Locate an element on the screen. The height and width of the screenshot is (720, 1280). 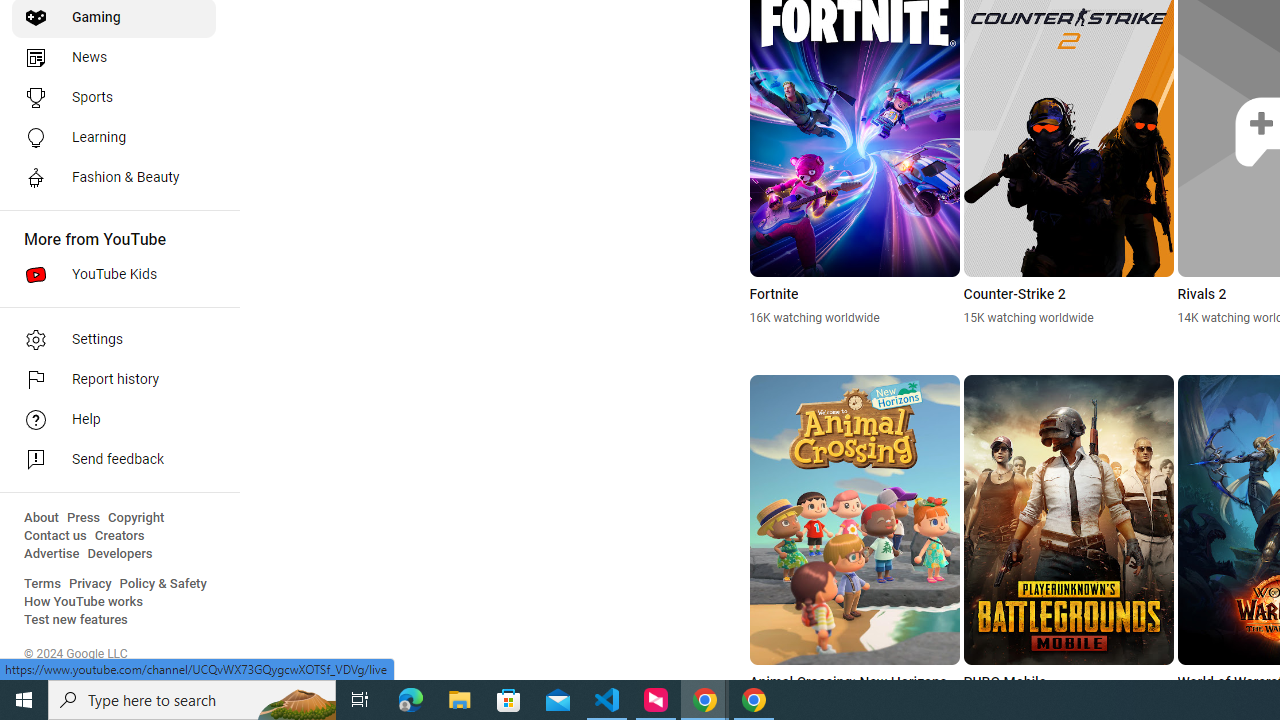
'Creators' is located at coordinates (118, 535).